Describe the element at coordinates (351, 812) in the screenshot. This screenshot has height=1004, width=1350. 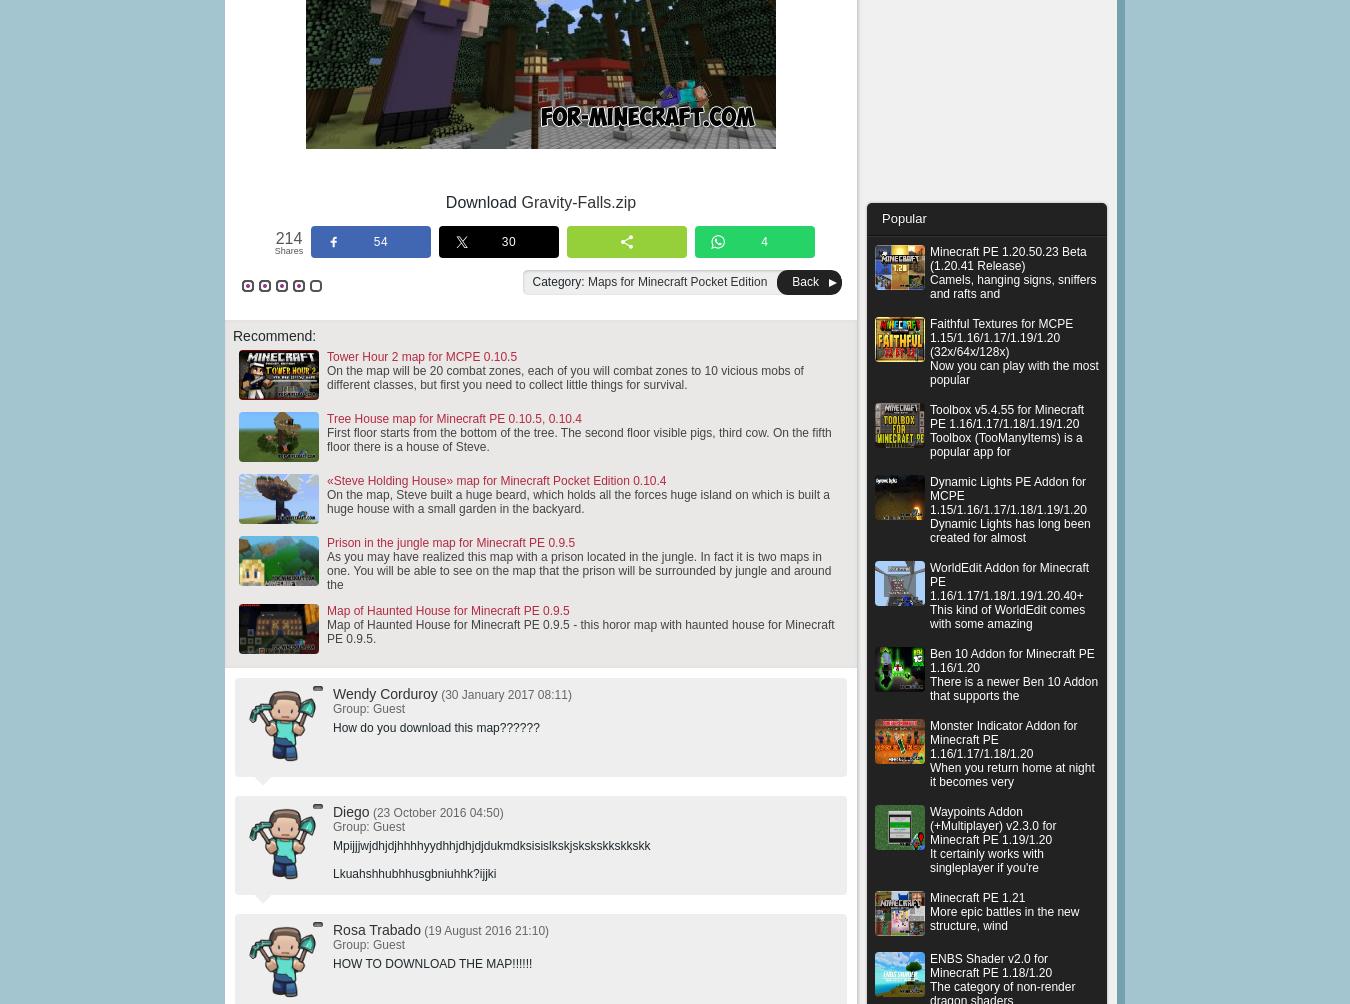
I see `'Diego'` at that location.